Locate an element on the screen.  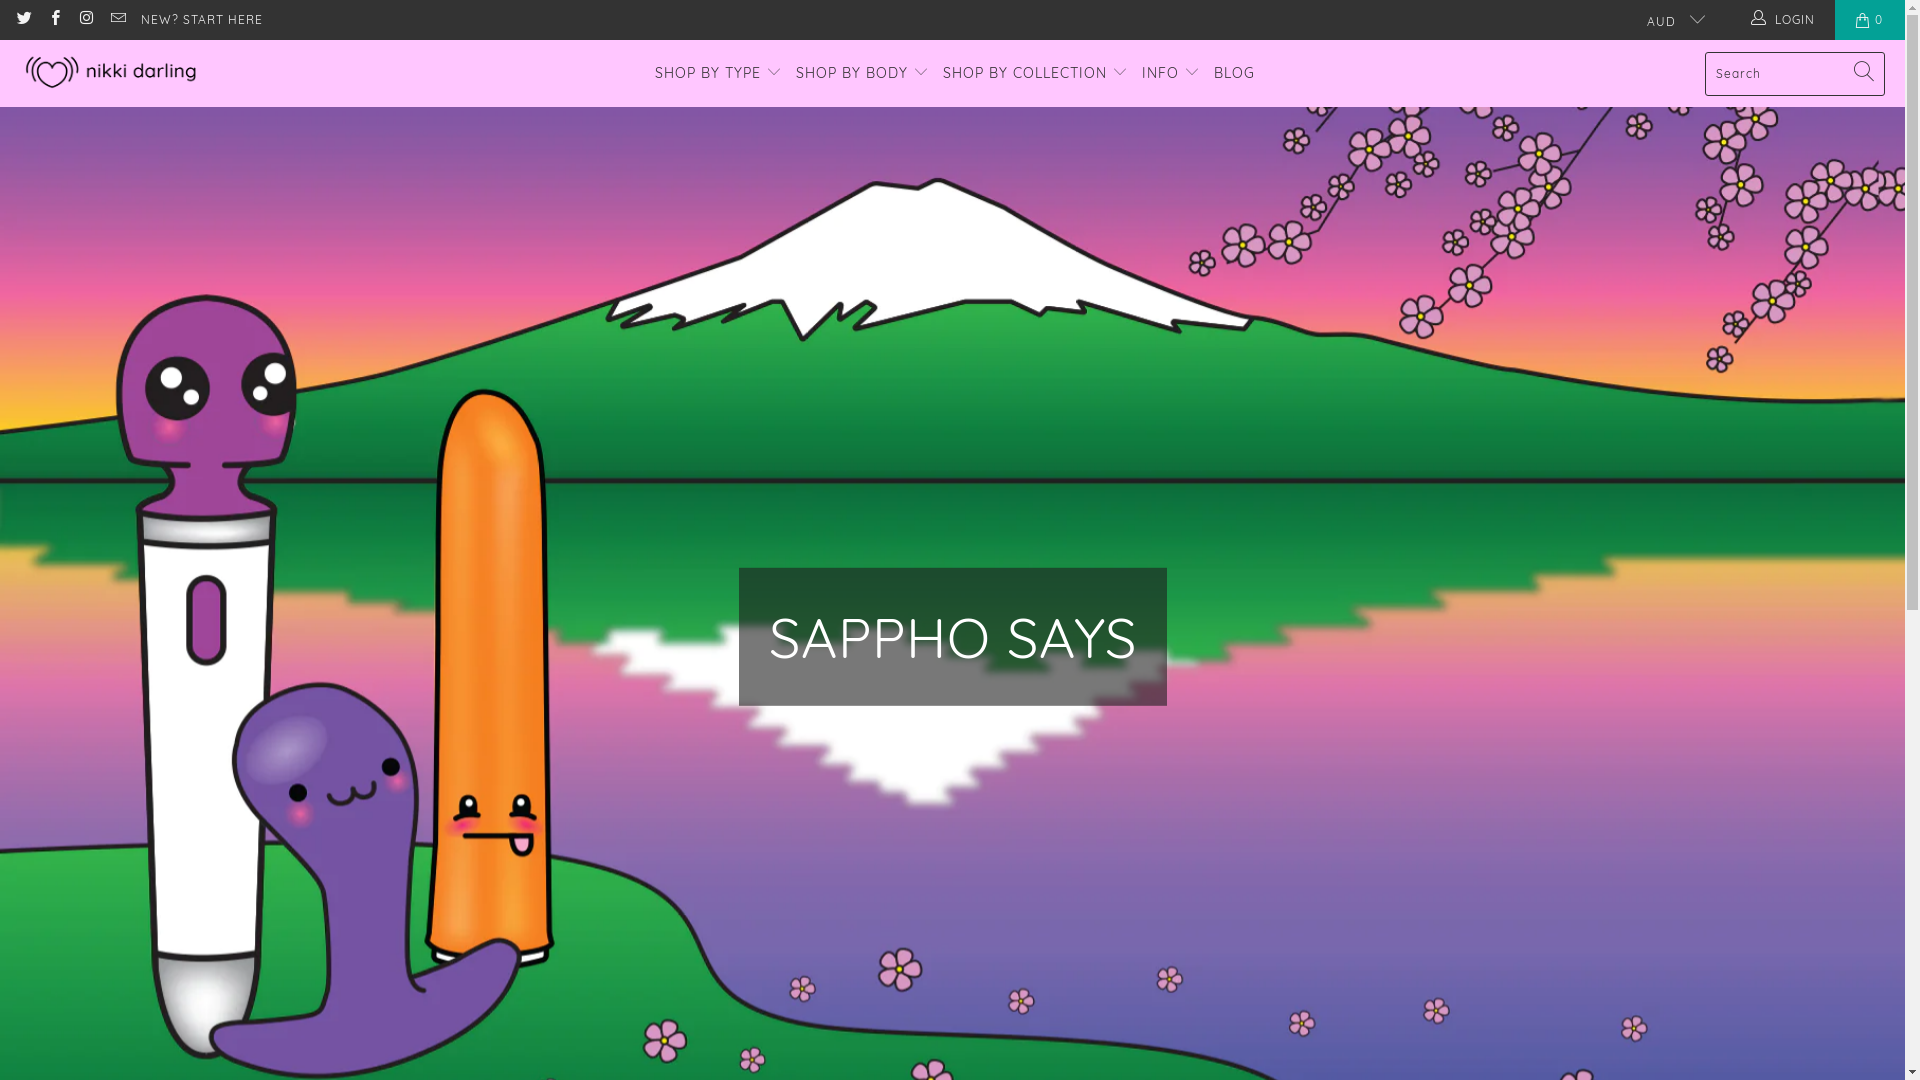
'Nikki Darling' is located at coordinates (19, 72).